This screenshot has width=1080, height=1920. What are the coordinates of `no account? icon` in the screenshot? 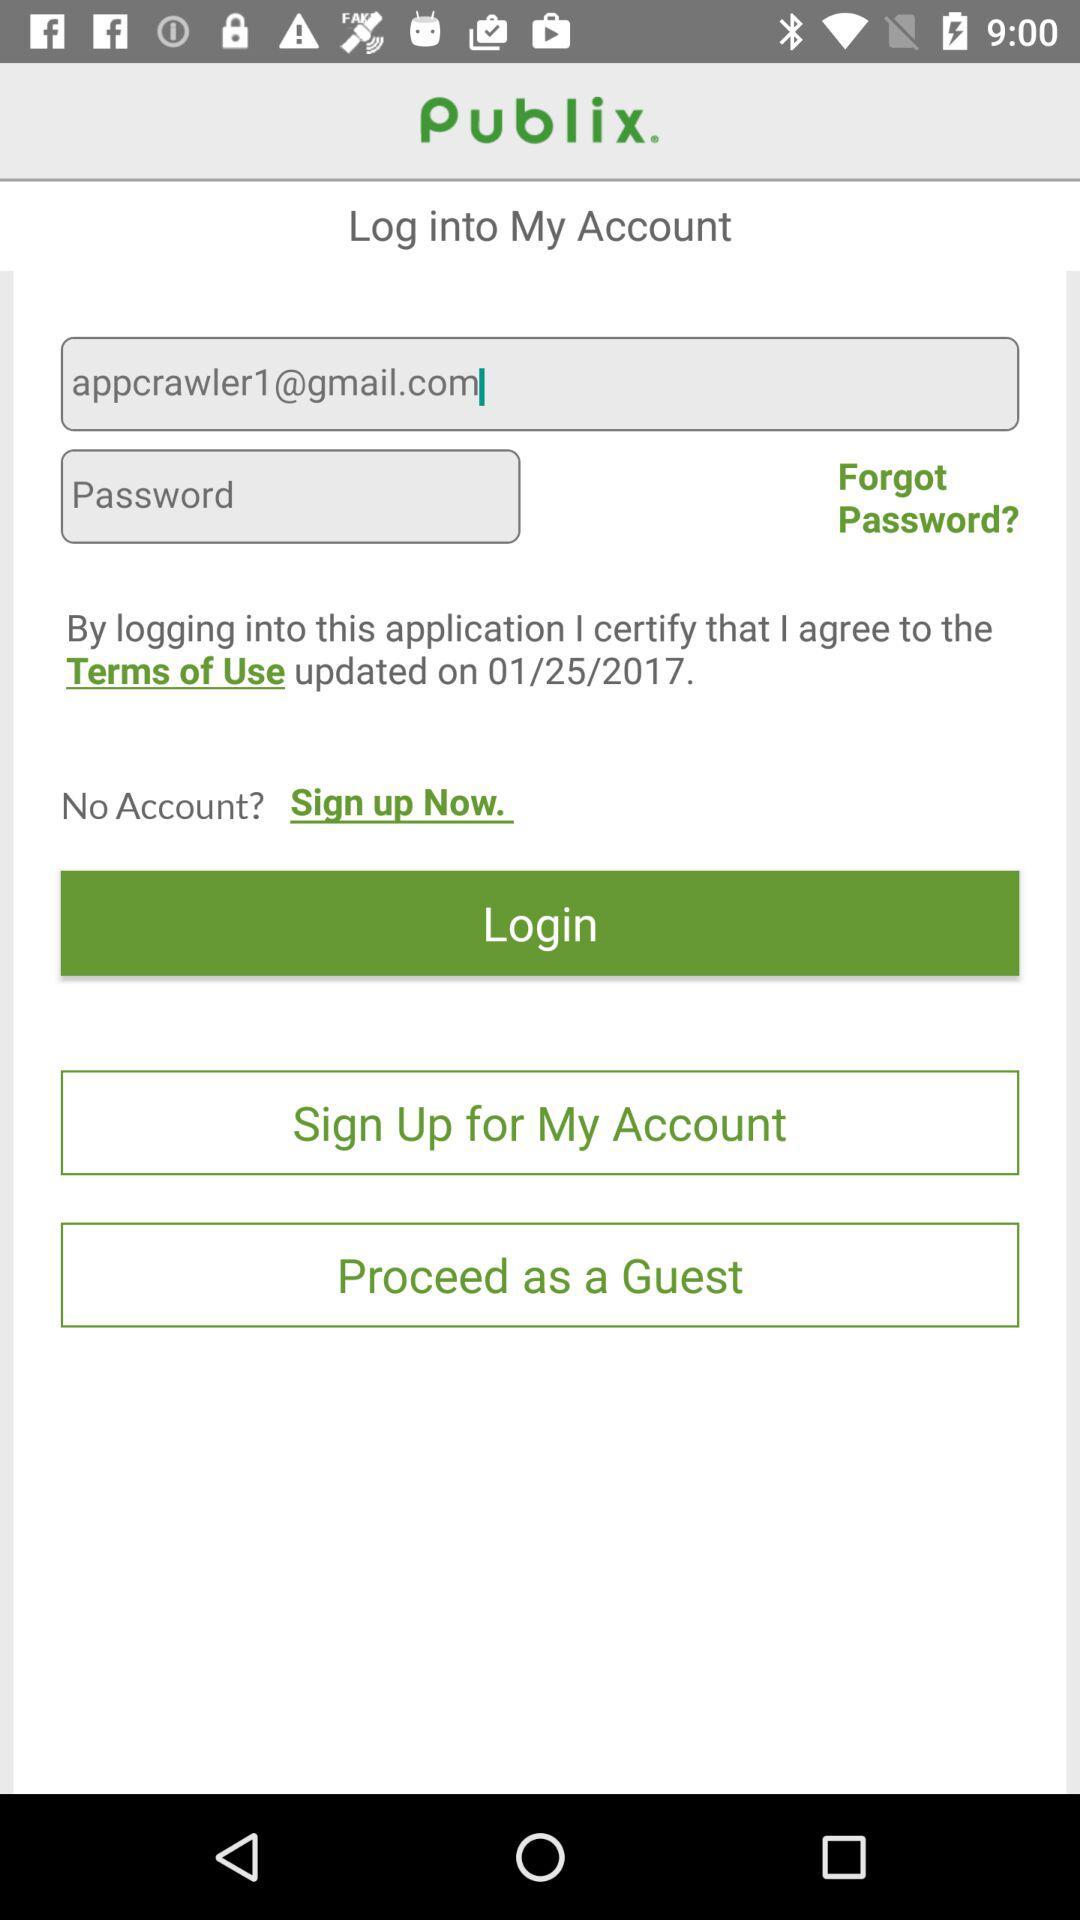 It's located at (161, 804).